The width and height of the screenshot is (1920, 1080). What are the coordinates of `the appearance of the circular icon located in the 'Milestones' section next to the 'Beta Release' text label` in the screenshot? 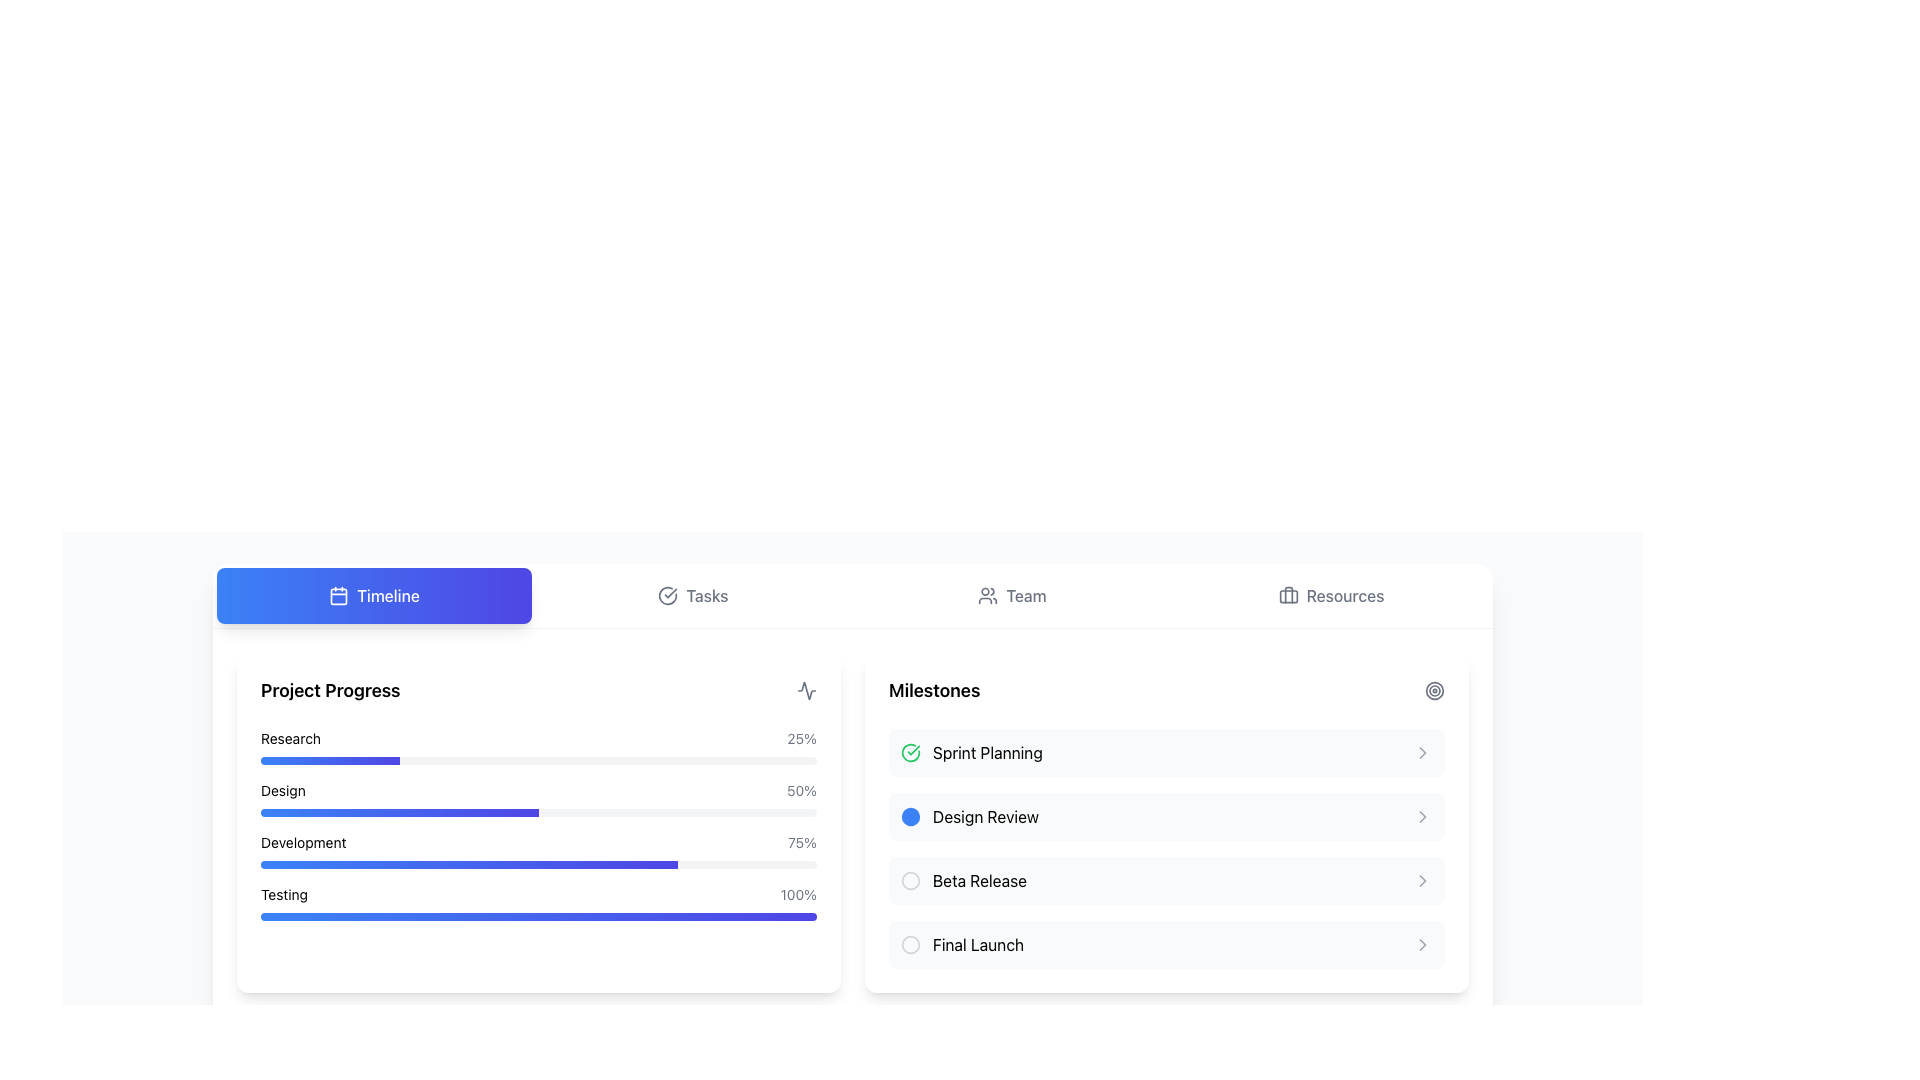 It's located at (910, 879).